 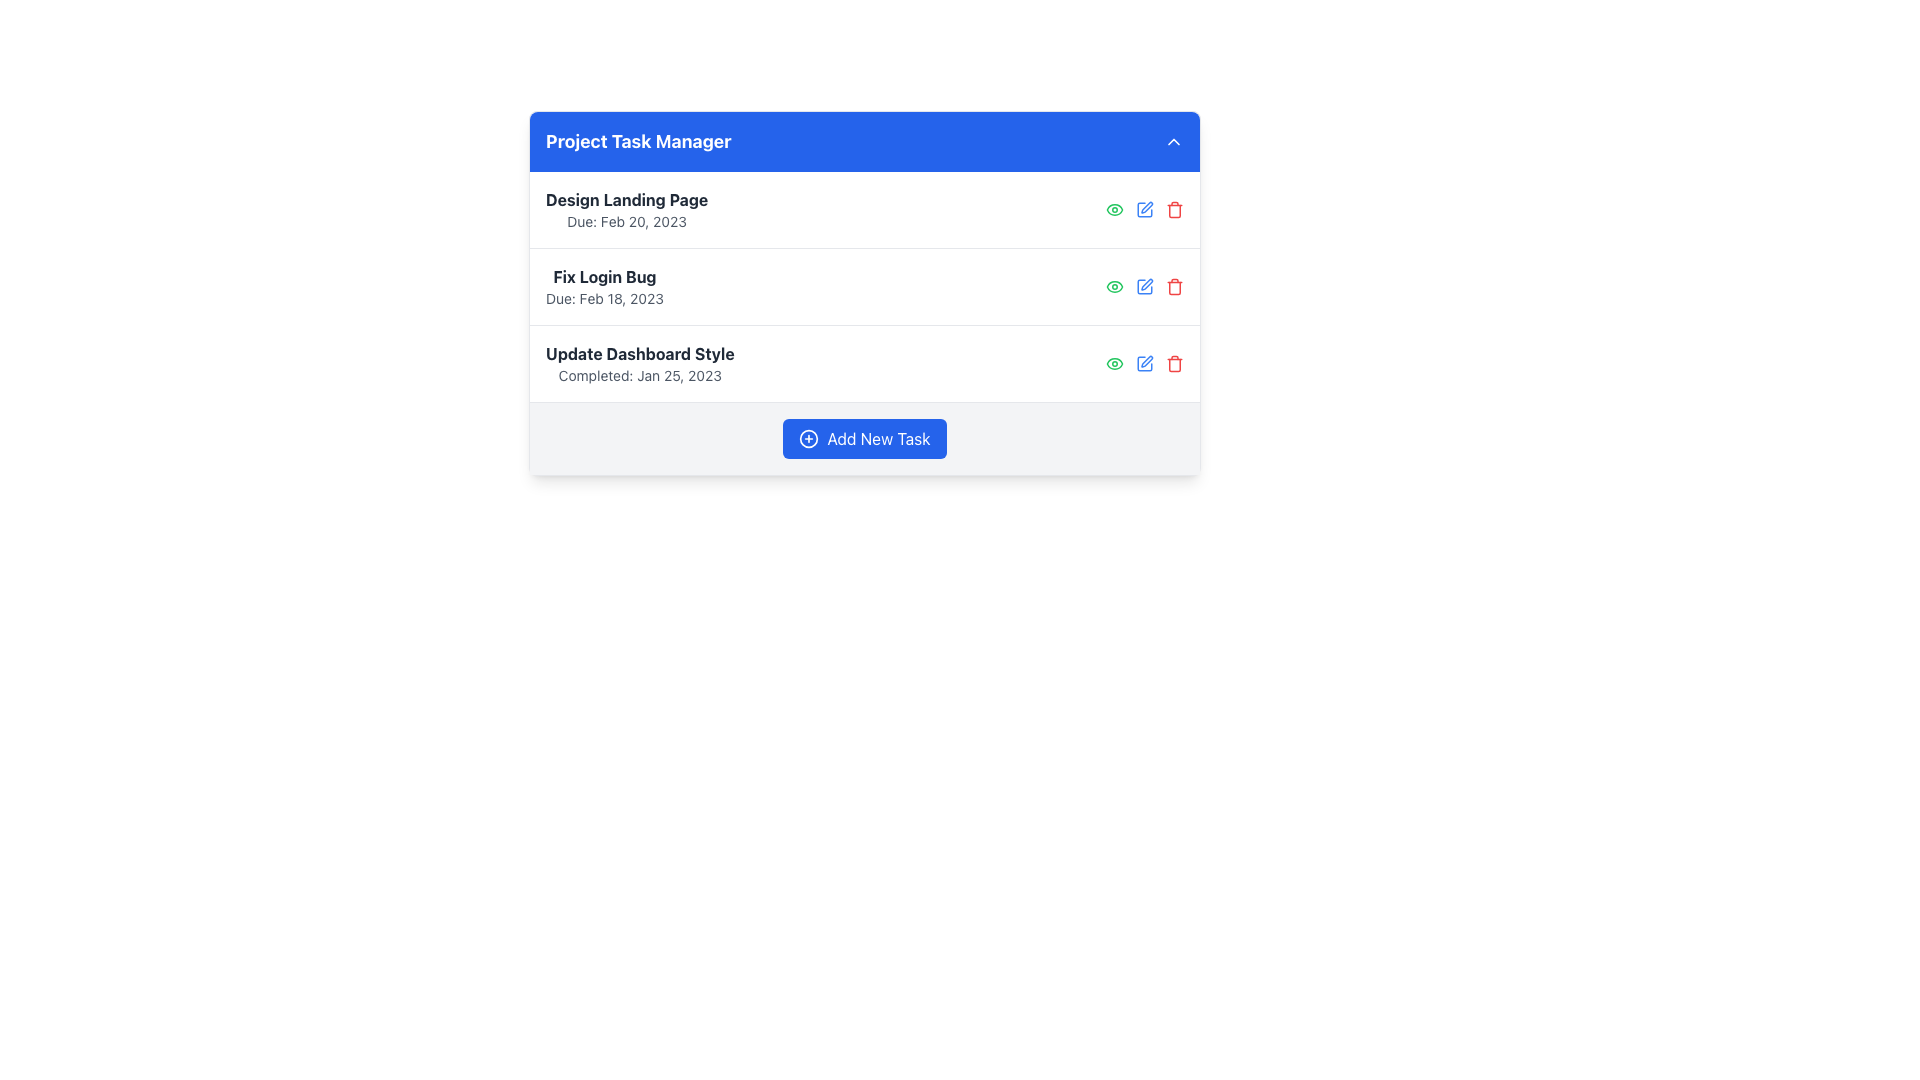 I want to click on title text label that is positioned at the top of the task list, directly above the 'Due: Feb 20, 2023' text, so click(x=626, y=200).